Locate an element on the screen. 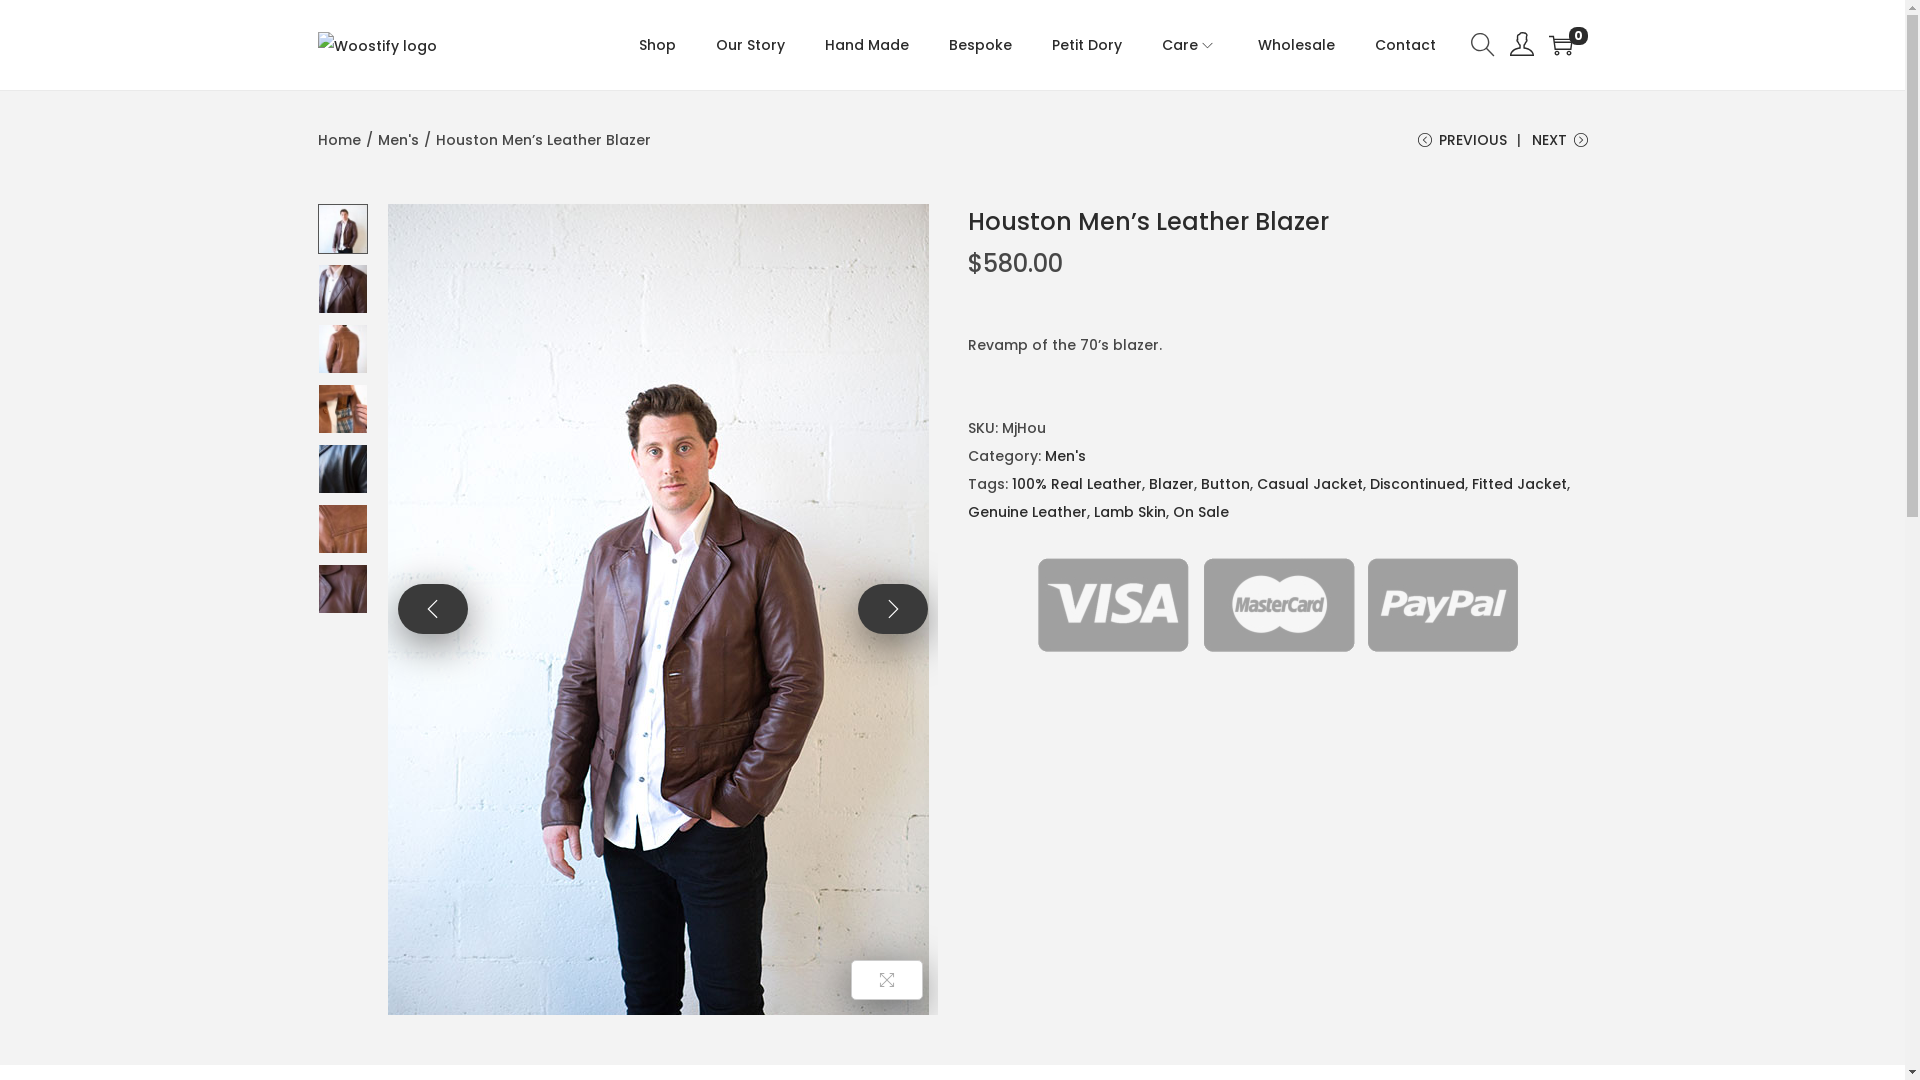 This screenshot has width=1920, height=1080. 'NEXT' is located at coordinates (1559, 146).